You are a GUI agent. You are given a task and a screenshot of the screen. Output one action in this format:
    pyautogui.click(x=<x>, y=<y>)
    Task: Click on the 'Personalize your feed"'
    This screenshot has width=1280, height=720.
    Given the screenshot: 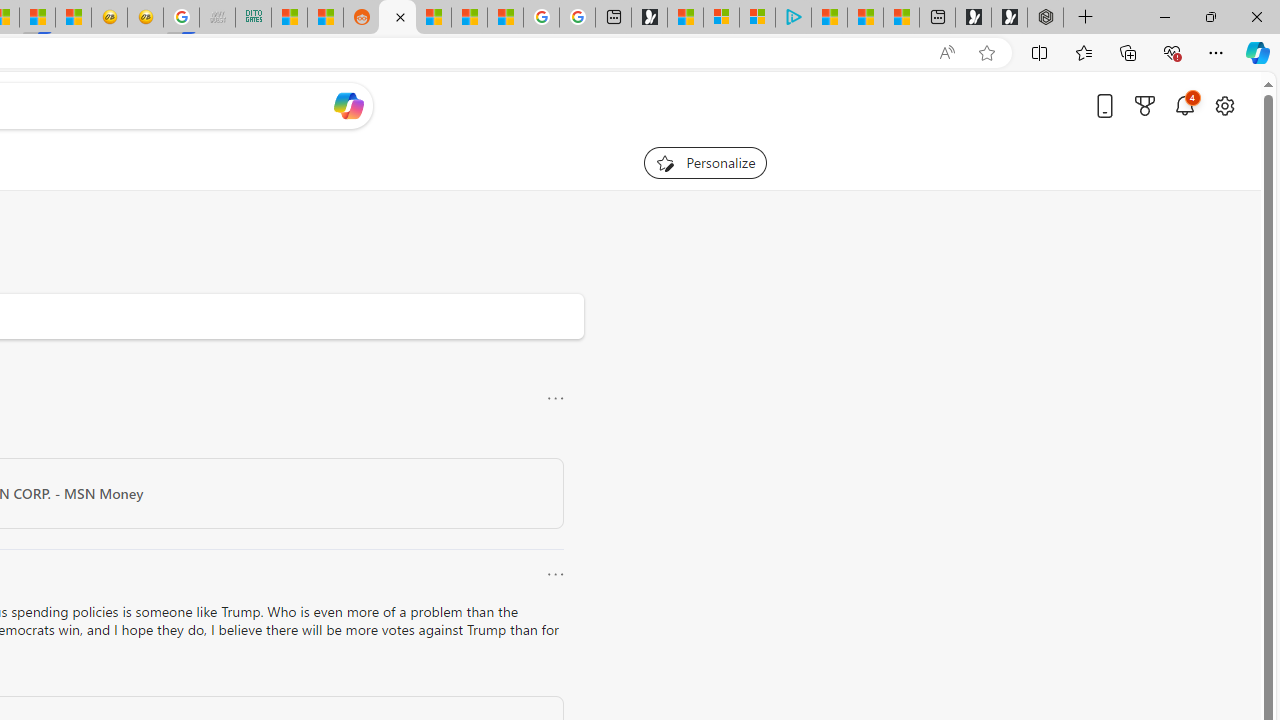 What is the action you would take?
    pyautogui.click(x=705, y=162)
    